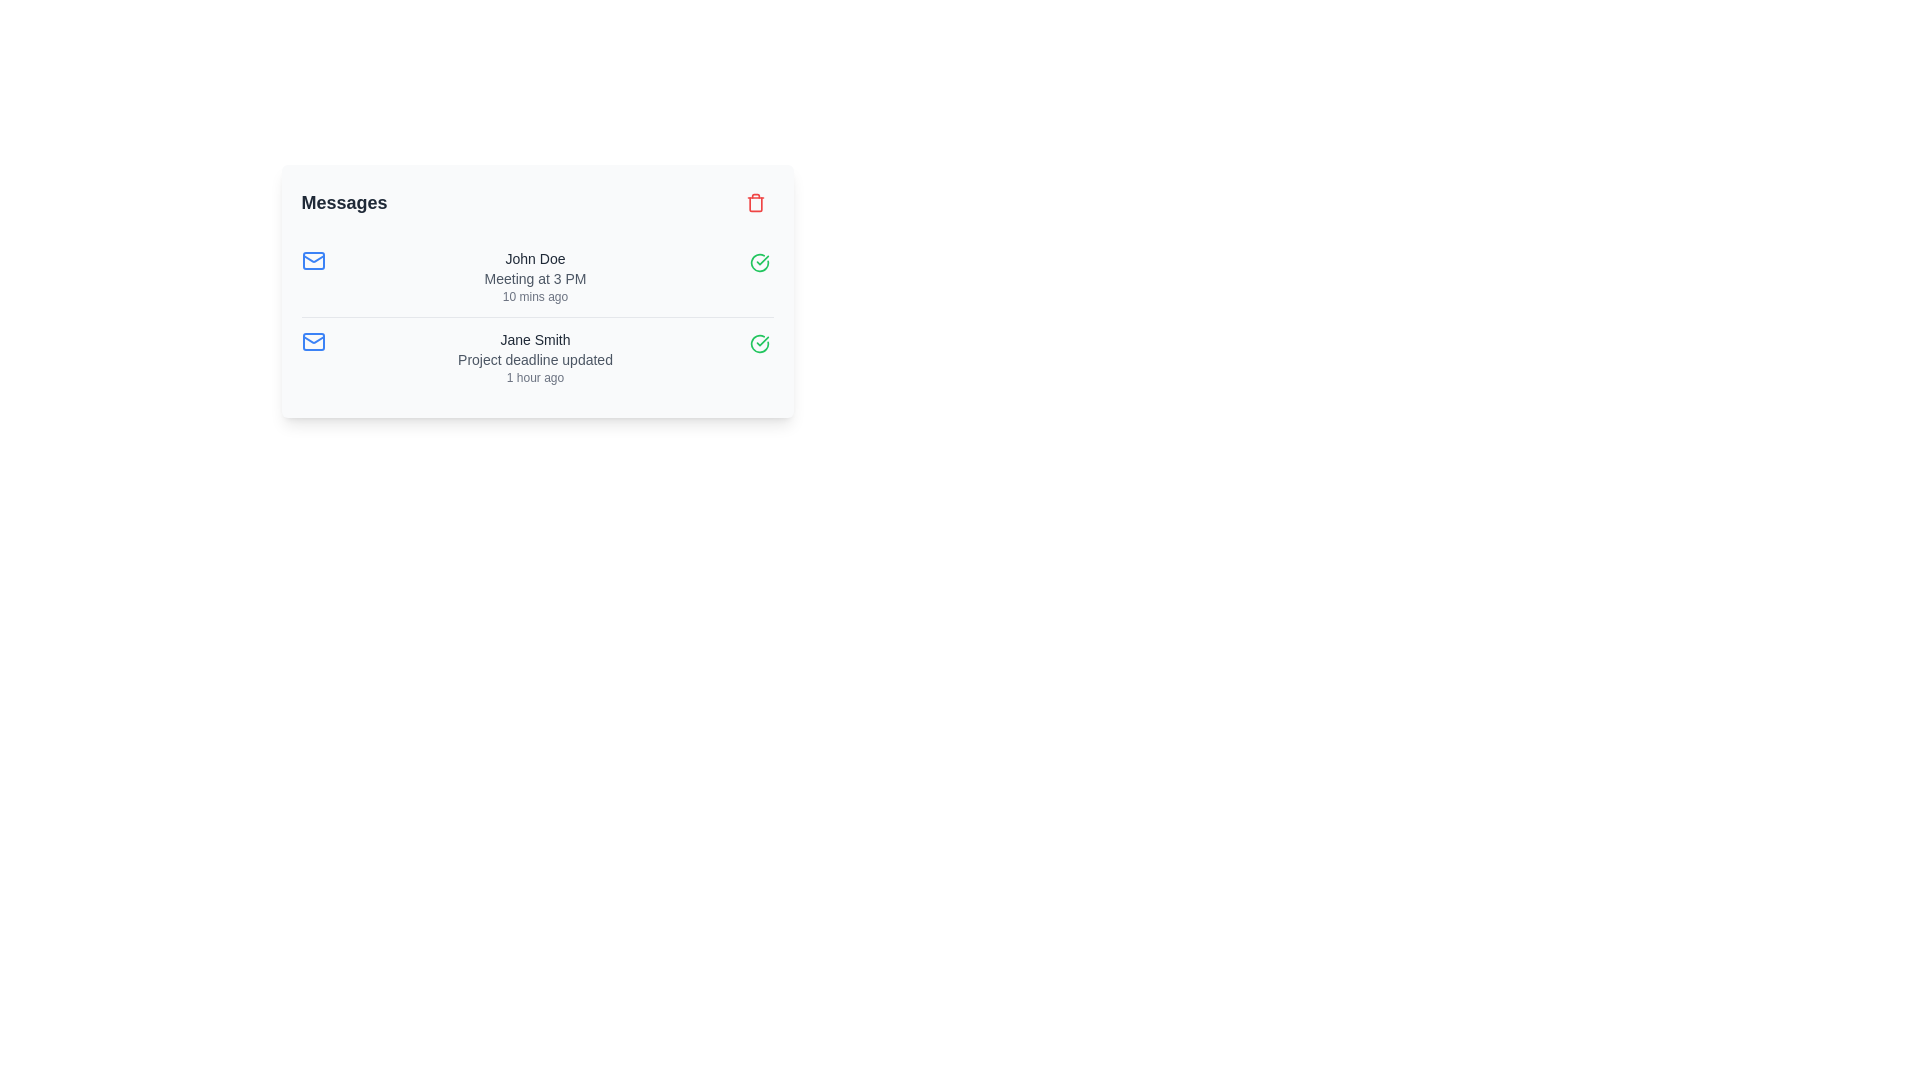  I want to click on the small text label displaying '1 hour ago', which is styled in gray and located beneath 'Project deadline updated', so click(535, 378).